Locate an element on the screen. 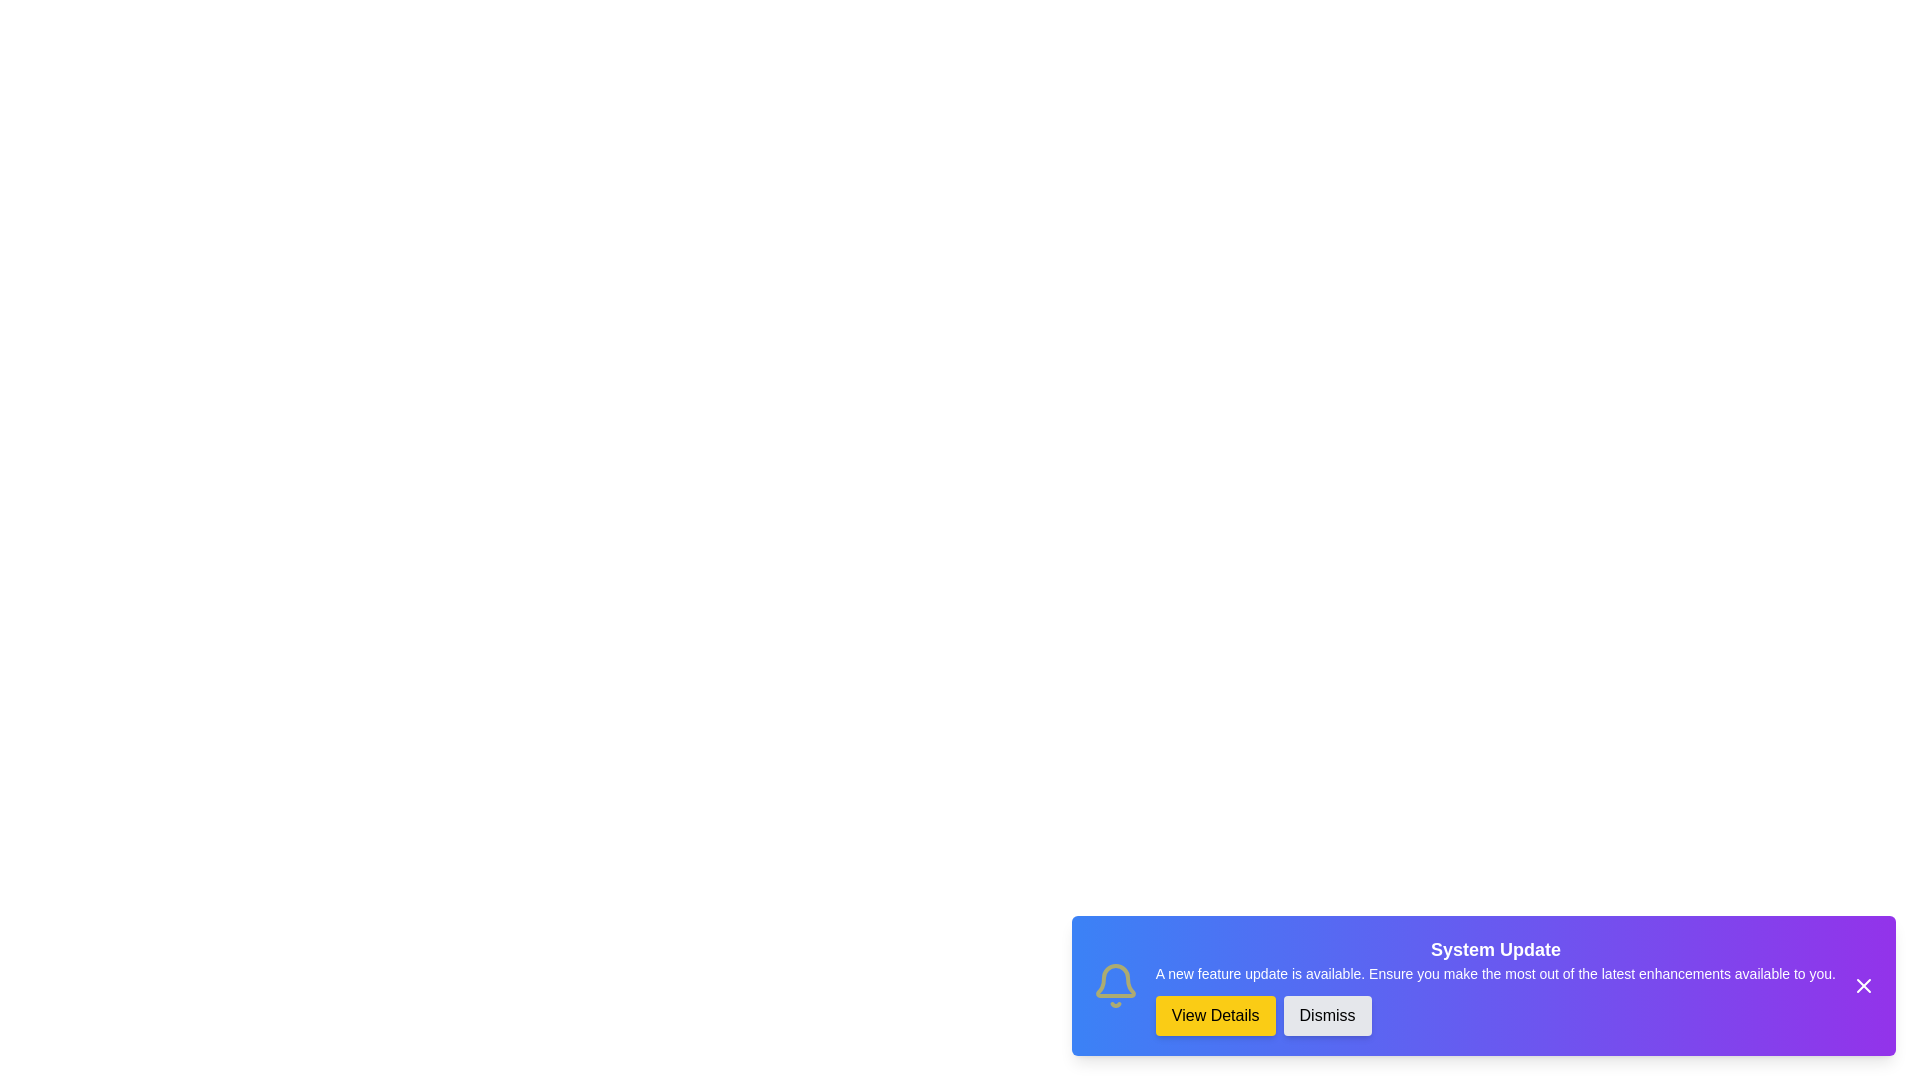 Image resolution: width=1920 pixels, height=1080 pixels. the 'View Details' button to trigger the alert is located at coordinates (1214, 1015).